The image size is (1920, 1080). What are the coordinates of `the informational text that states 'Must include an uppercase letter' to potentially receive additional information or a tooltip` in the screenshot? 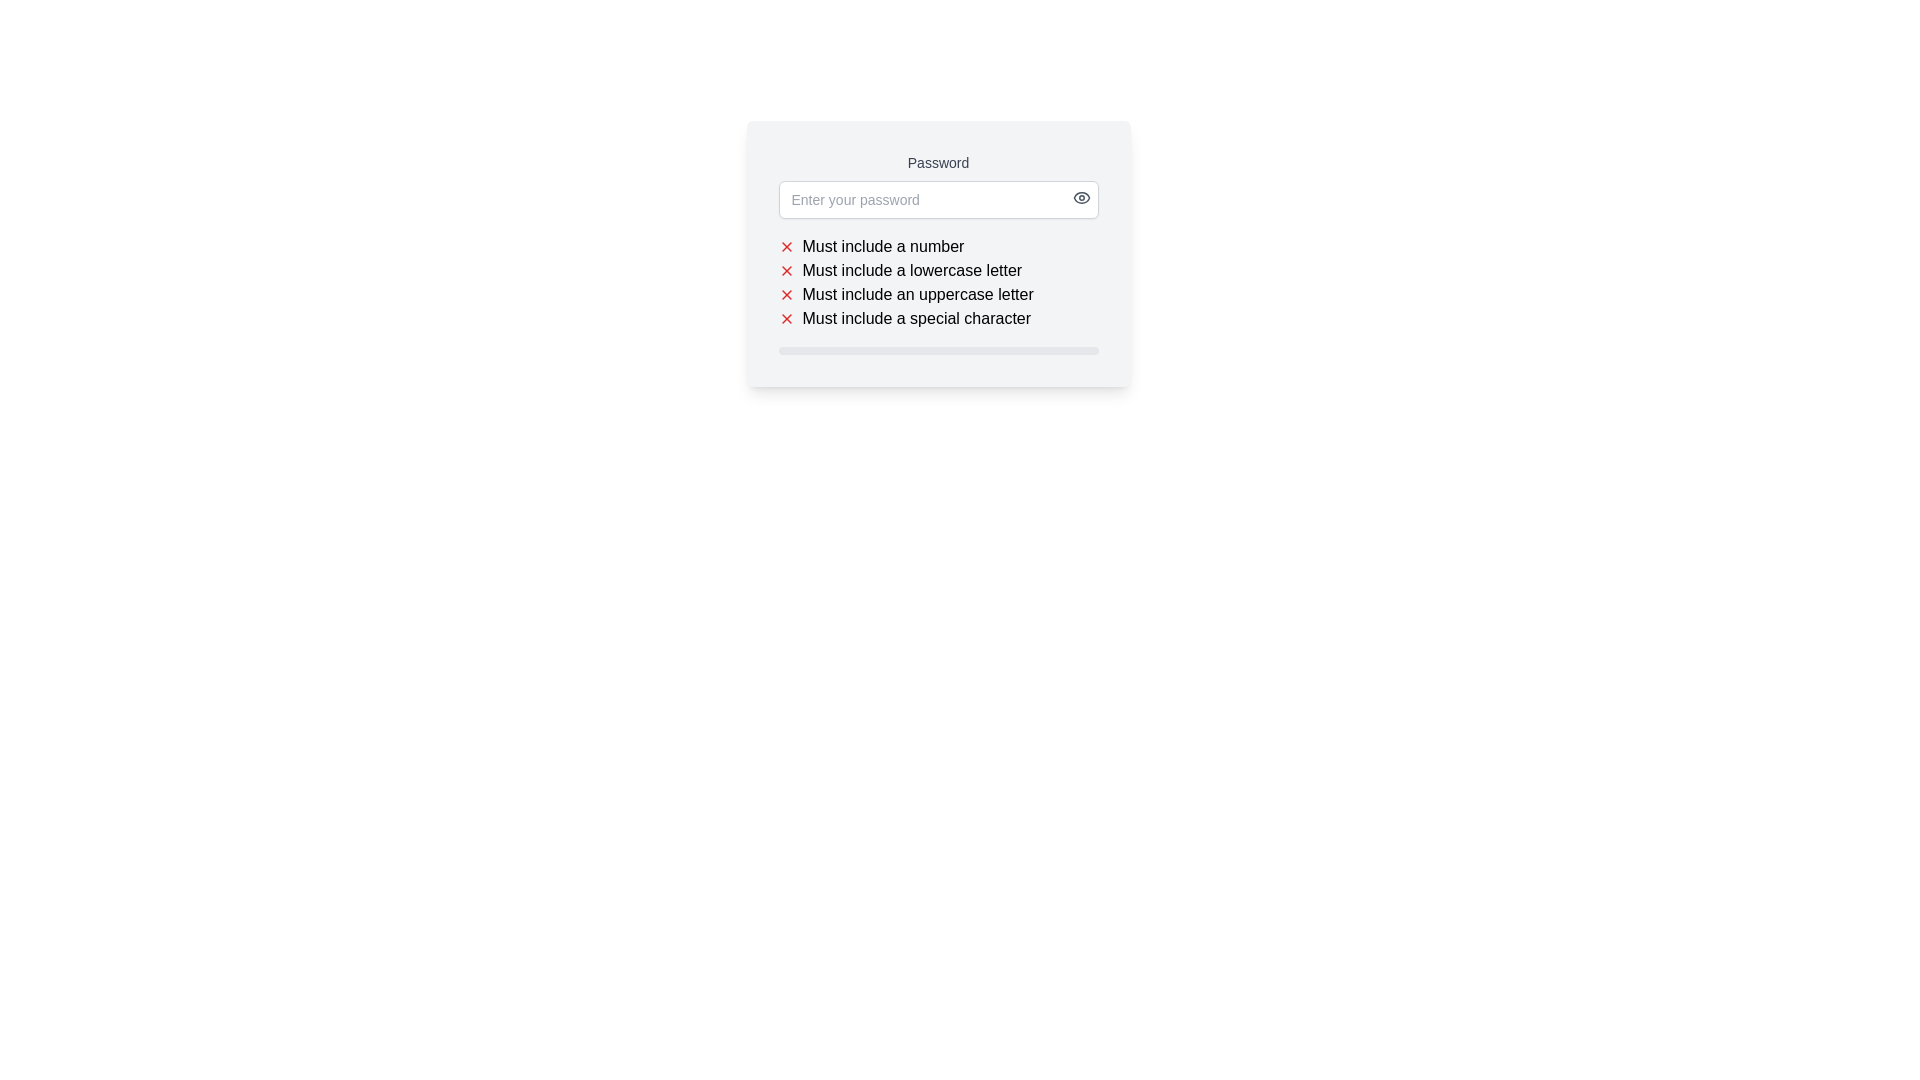 It's located at (917, 294).